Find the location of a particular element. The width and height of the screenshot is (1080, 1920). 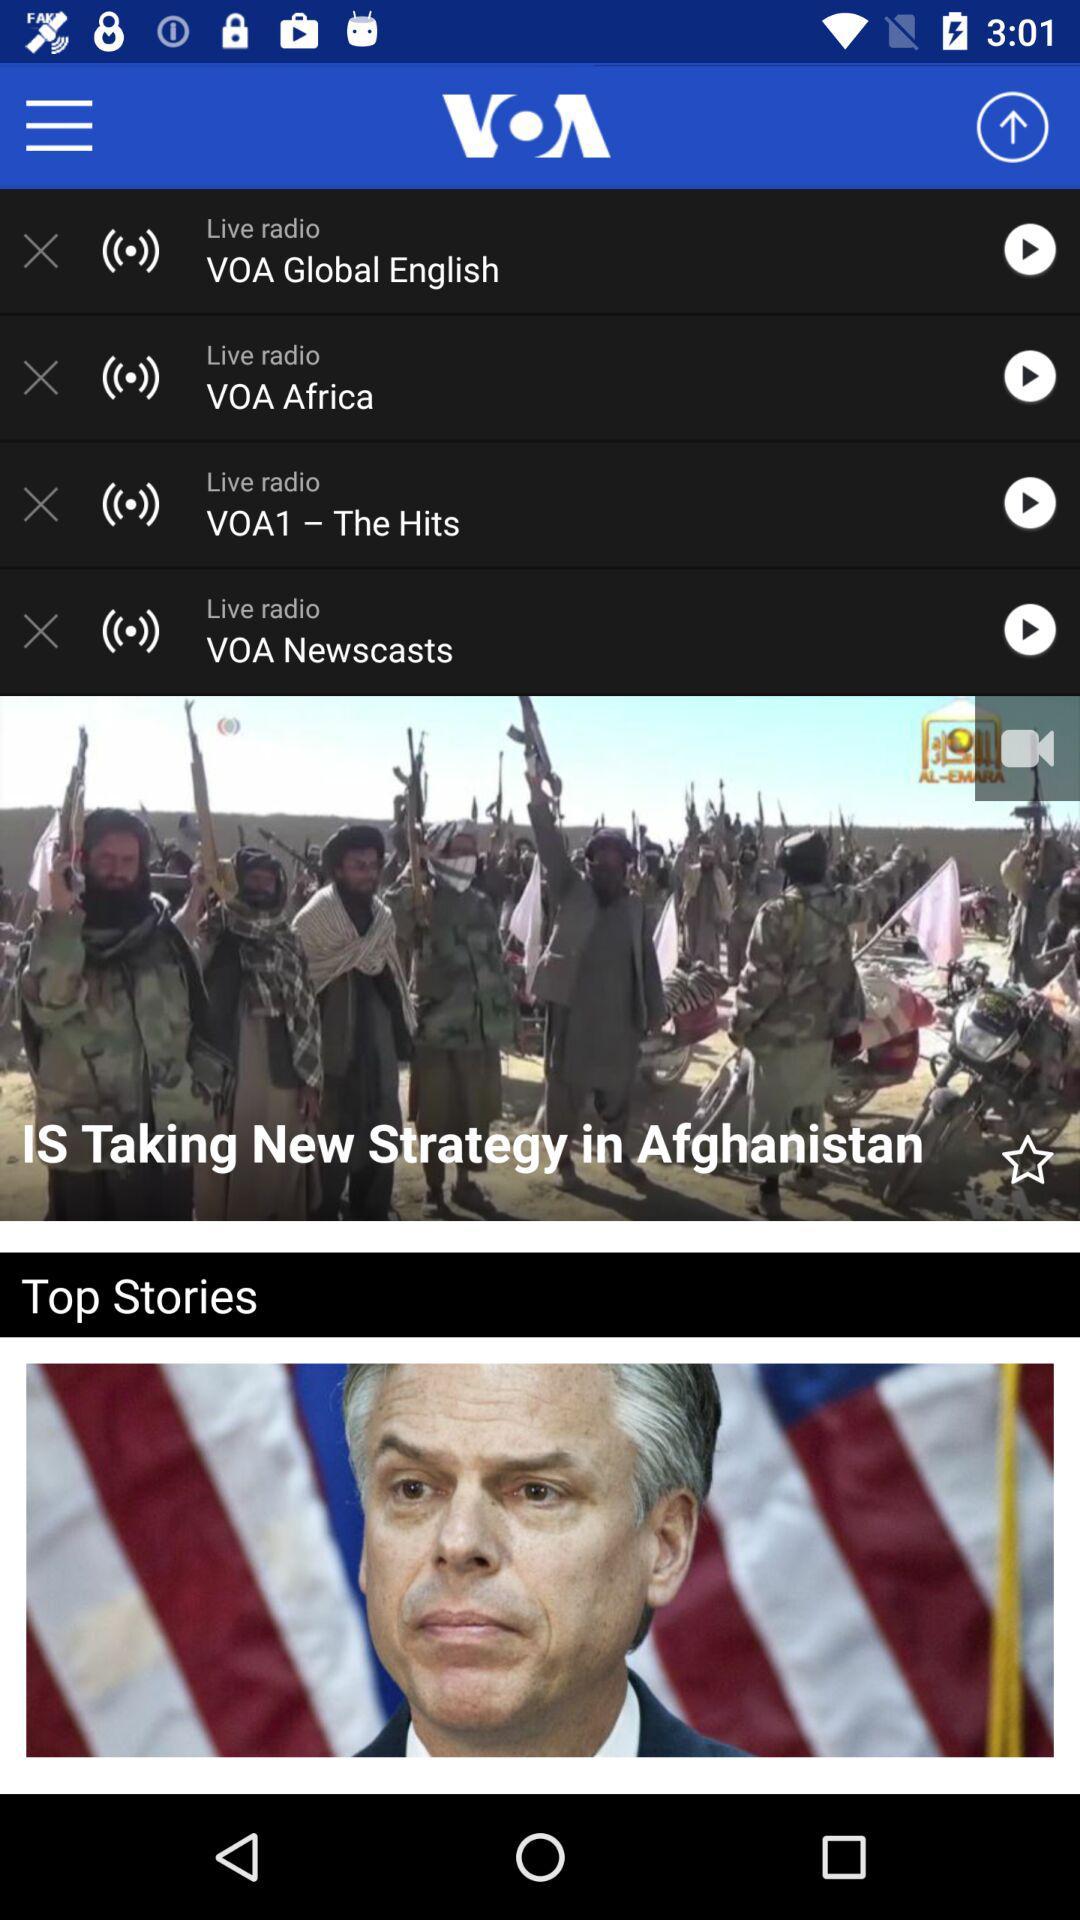

item next to is taking new is located at coordinates (1027, 1150).